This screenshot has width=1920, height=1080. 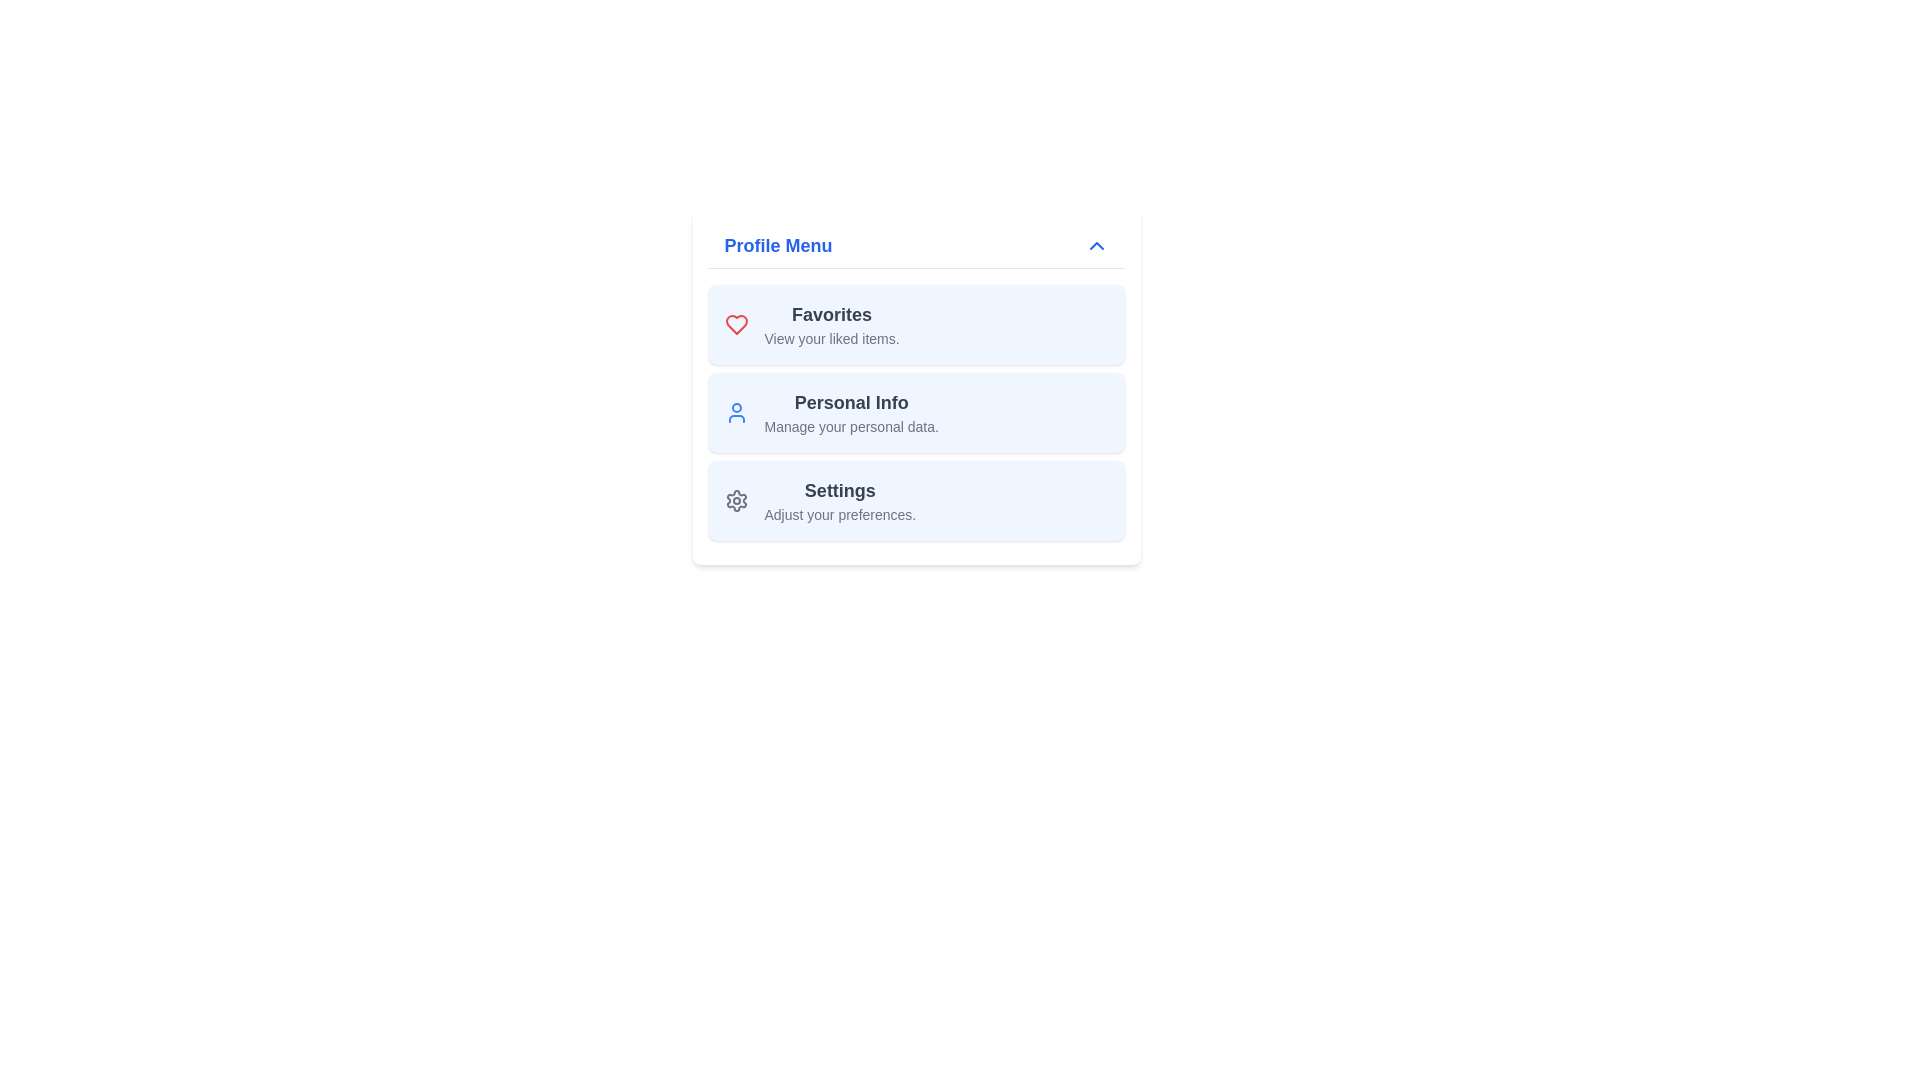 I want to click on descriptive text label located directly below the 'Settings' title in the card-like section, so click(x=840, y=514).